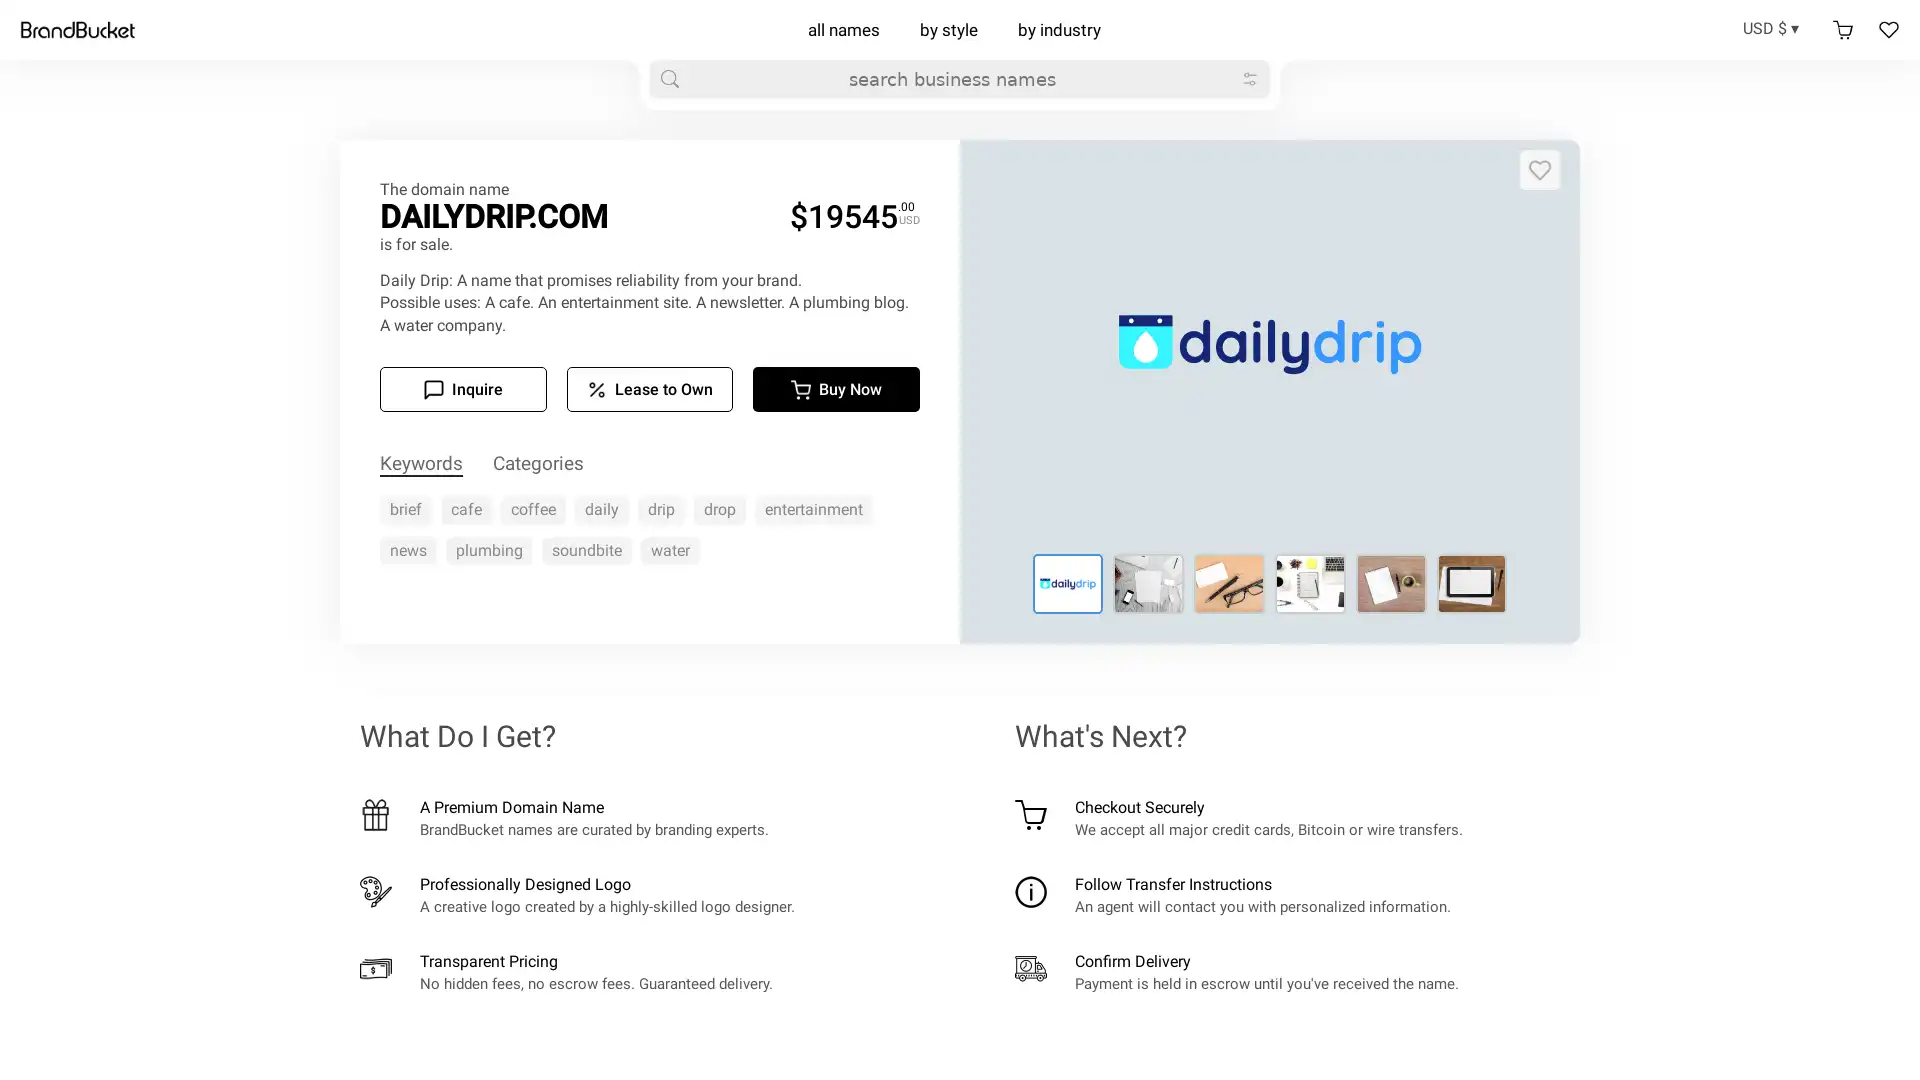 The width and height of the screenshot is (1920, 1080). What do you see at coordinates (1248, 77) in the screenshot?
I see `big refine` at bounding box center [1248, 77].